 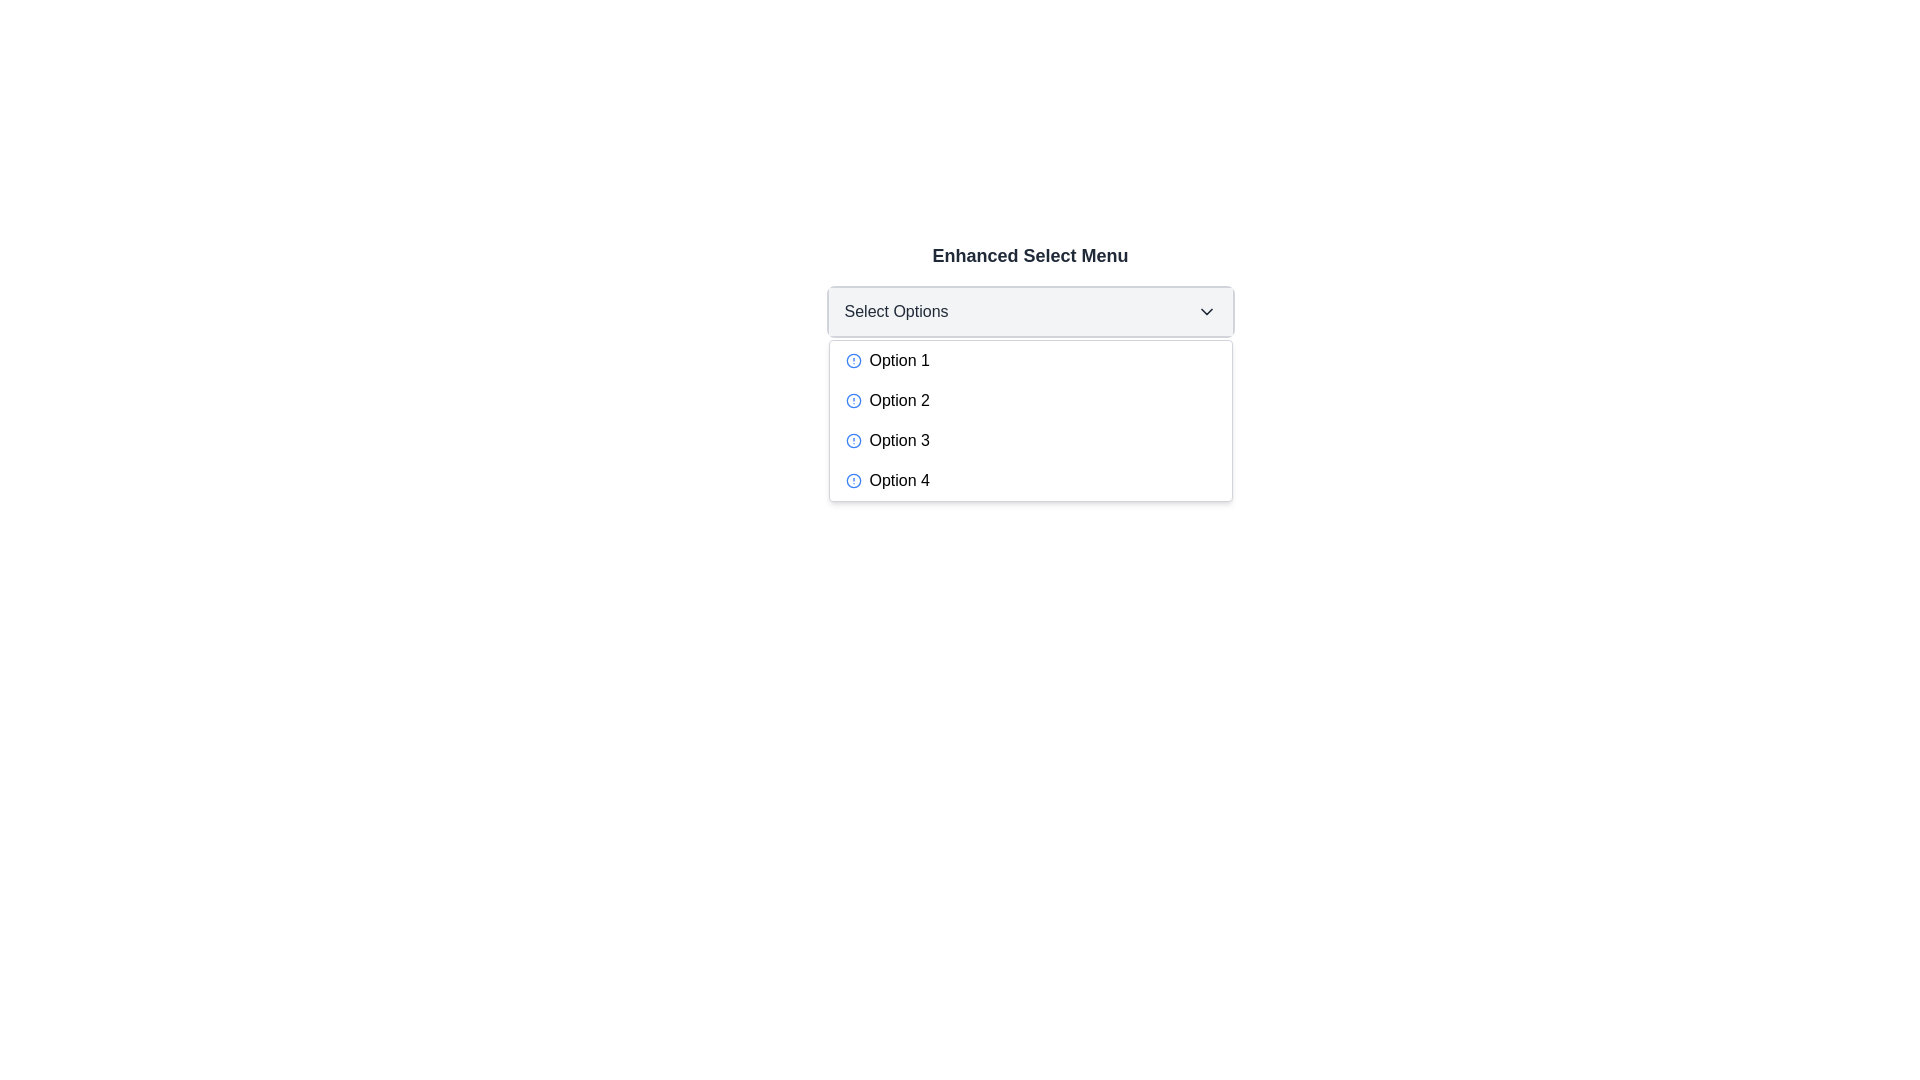 I want to click on icon representing the current selection or state associated with 'Option 2', located next to the text 'Option 2' in the vertical list below the 'Select Options' dropdown menu, so click(x=853, y=401).